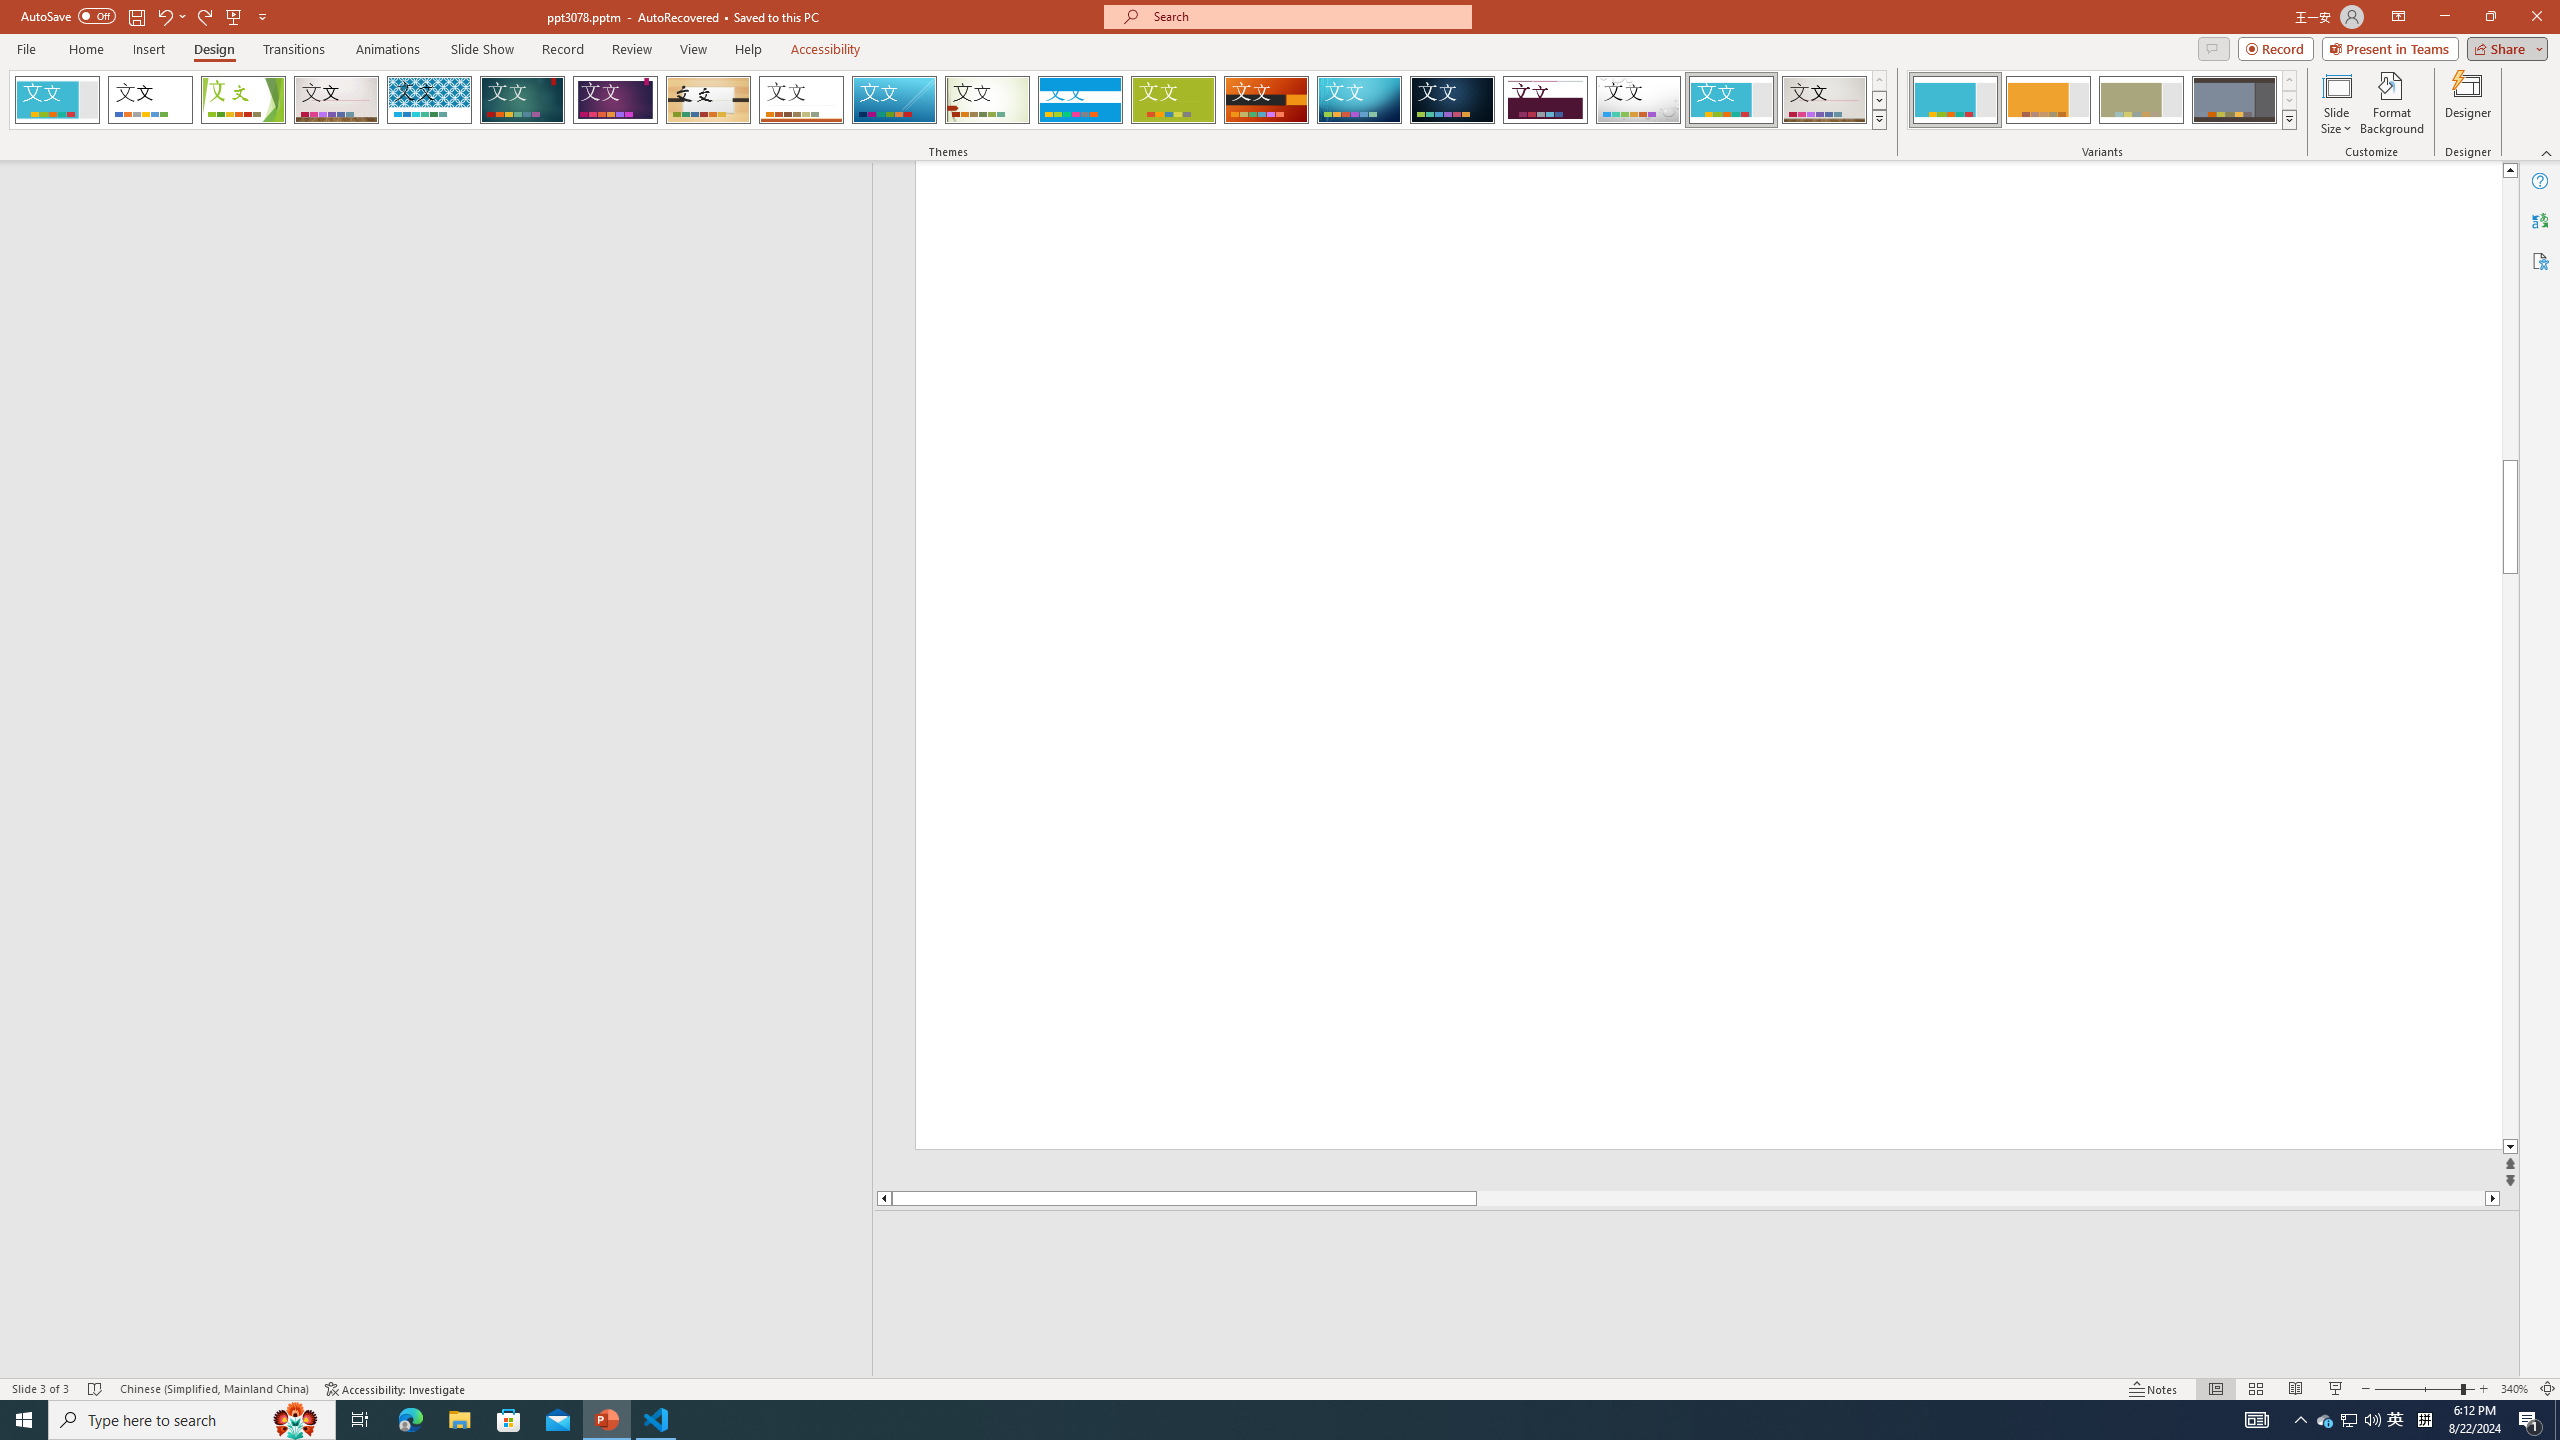  I want to click on 'Damask', so click(1451, 99).